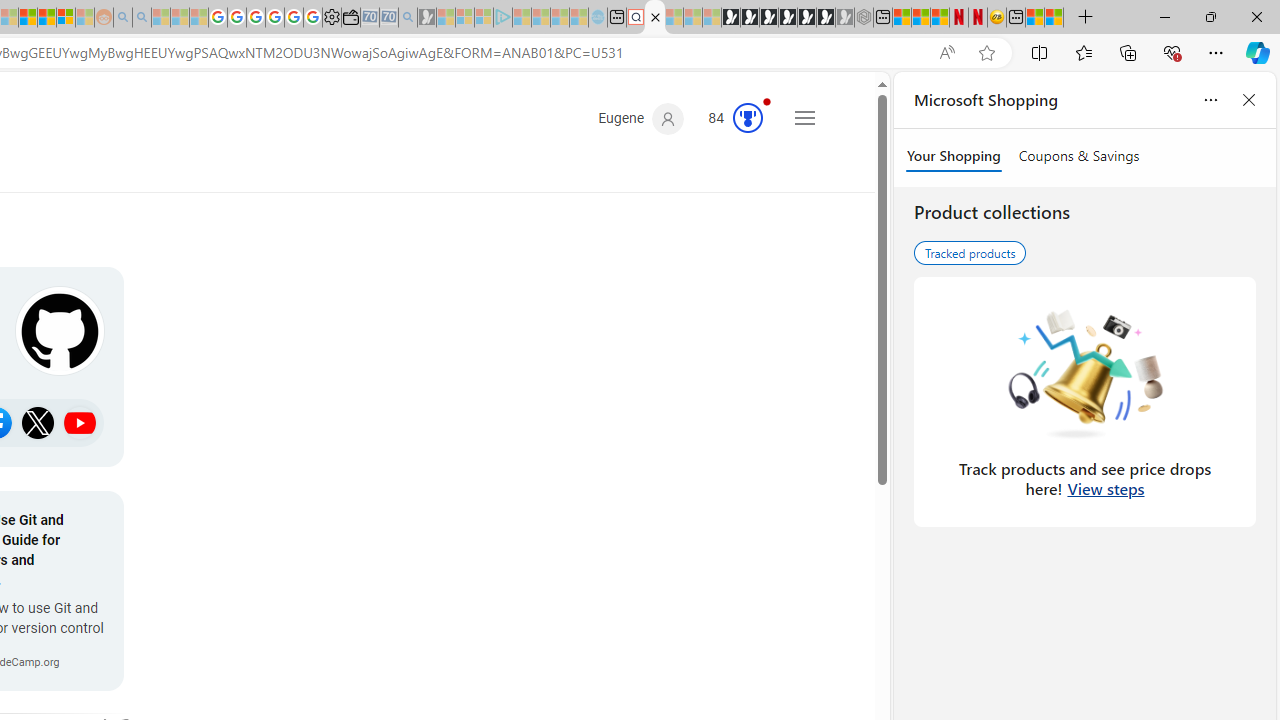  I want to click on 'Wallet', so click(350, 17).